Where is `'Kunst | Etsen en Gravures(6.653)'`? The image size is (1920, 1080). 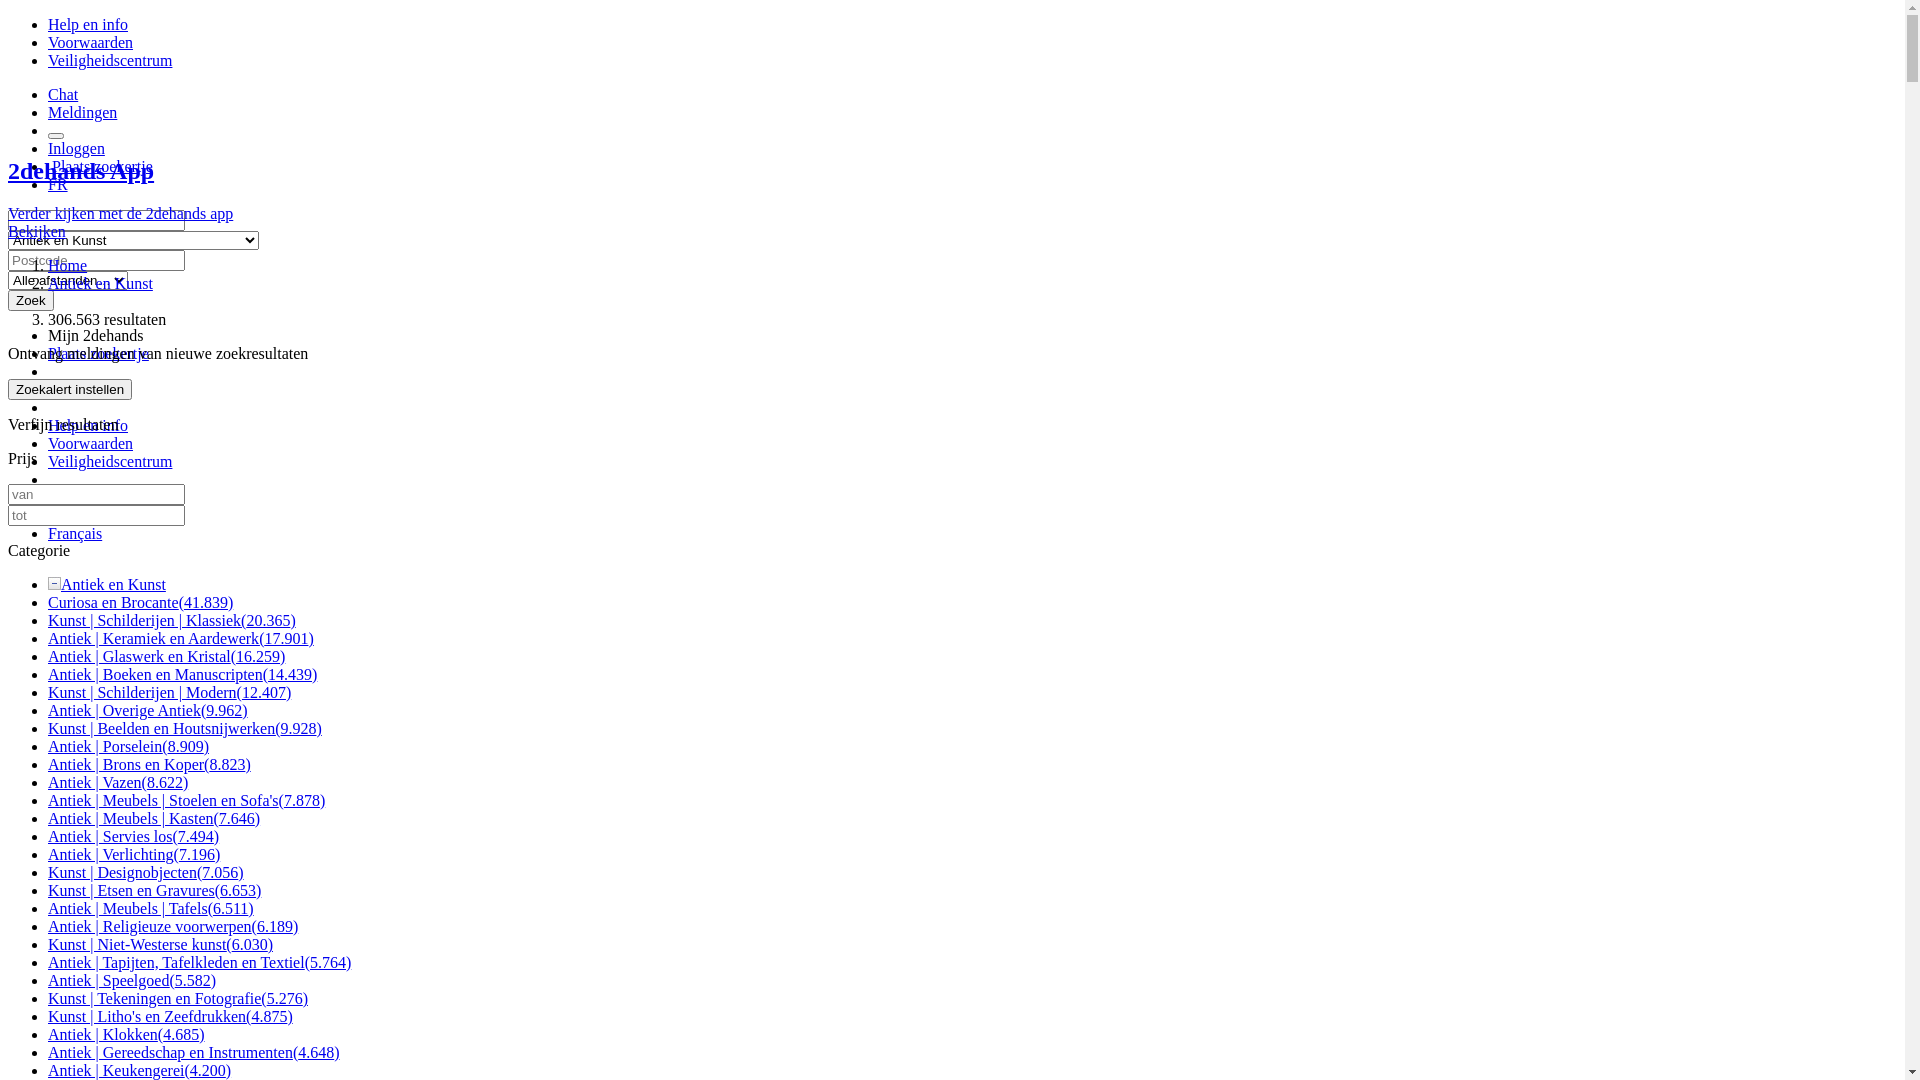 'Kunst | Etsen en Gravures(6.653)' is located at coordinates (48, 889).